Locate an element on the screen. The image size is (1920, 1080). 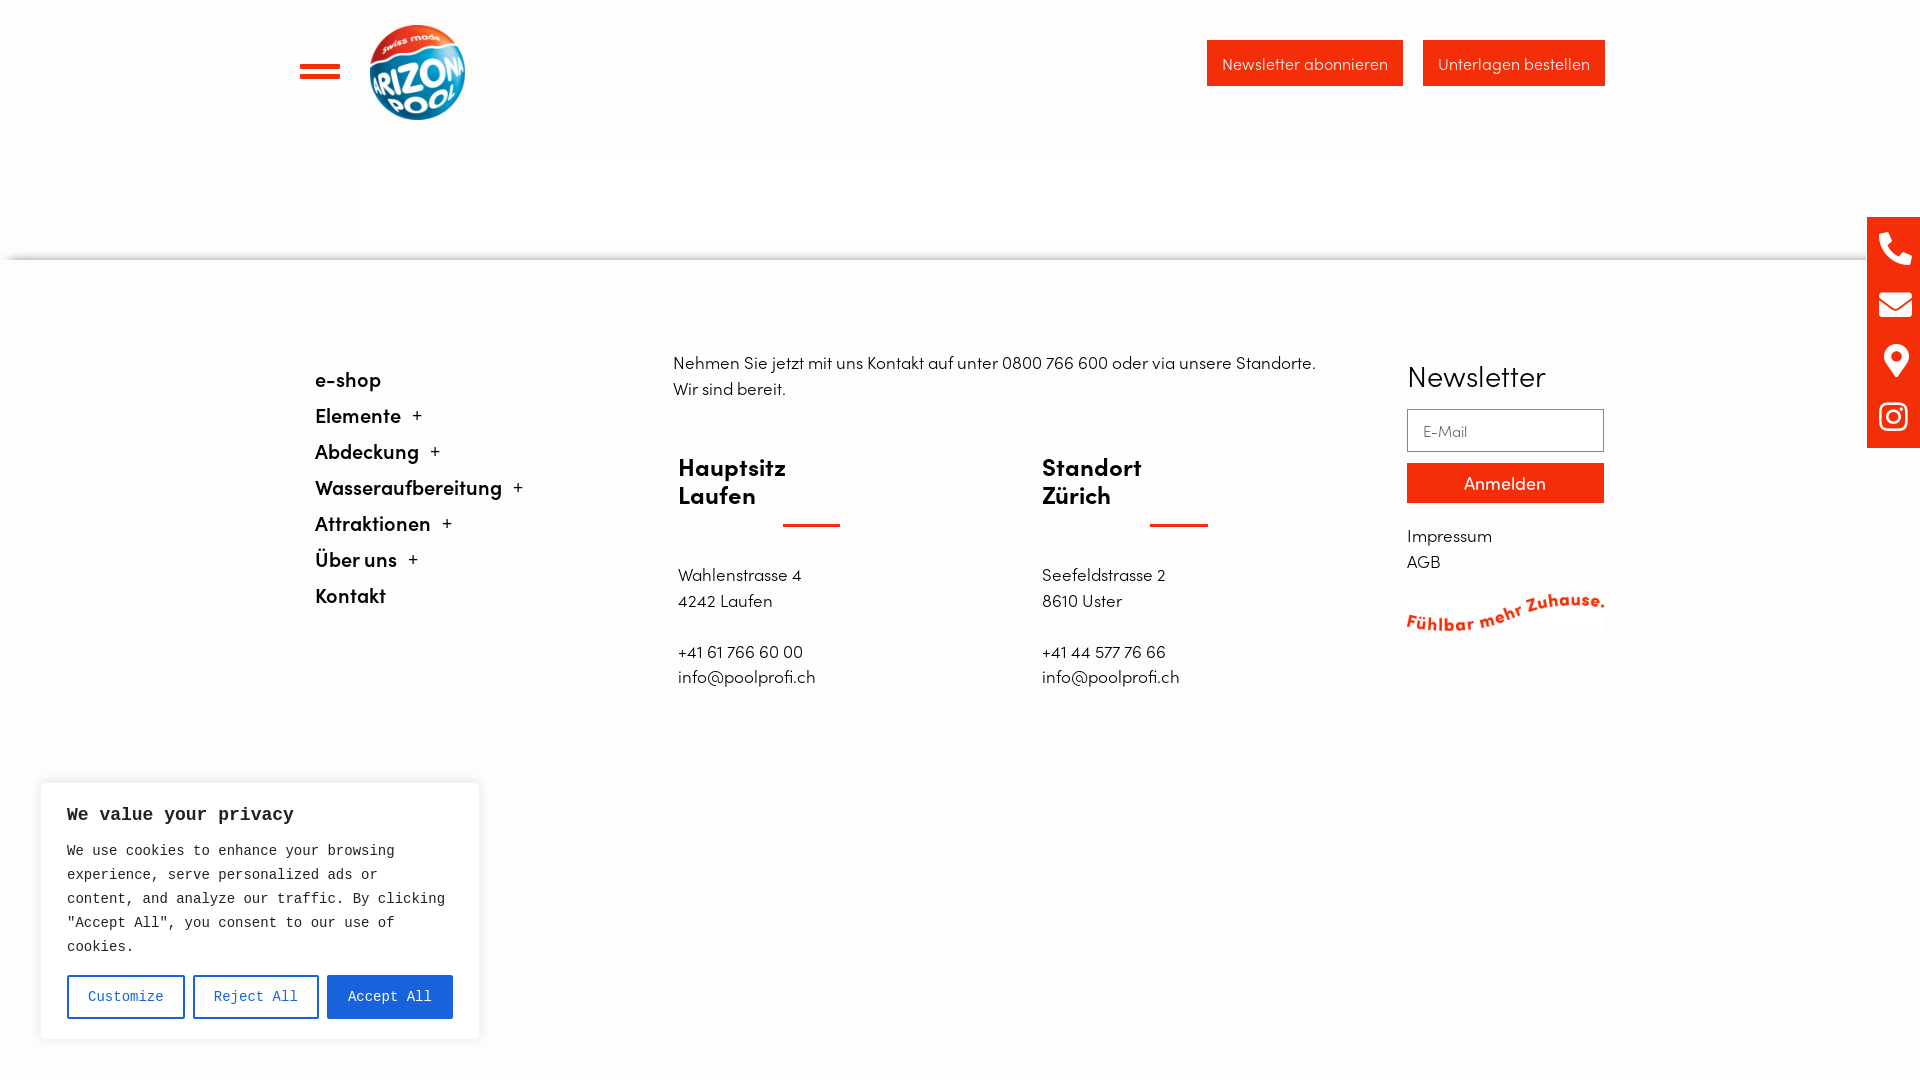
'Impressum' is located at coordinates (1505, 535).